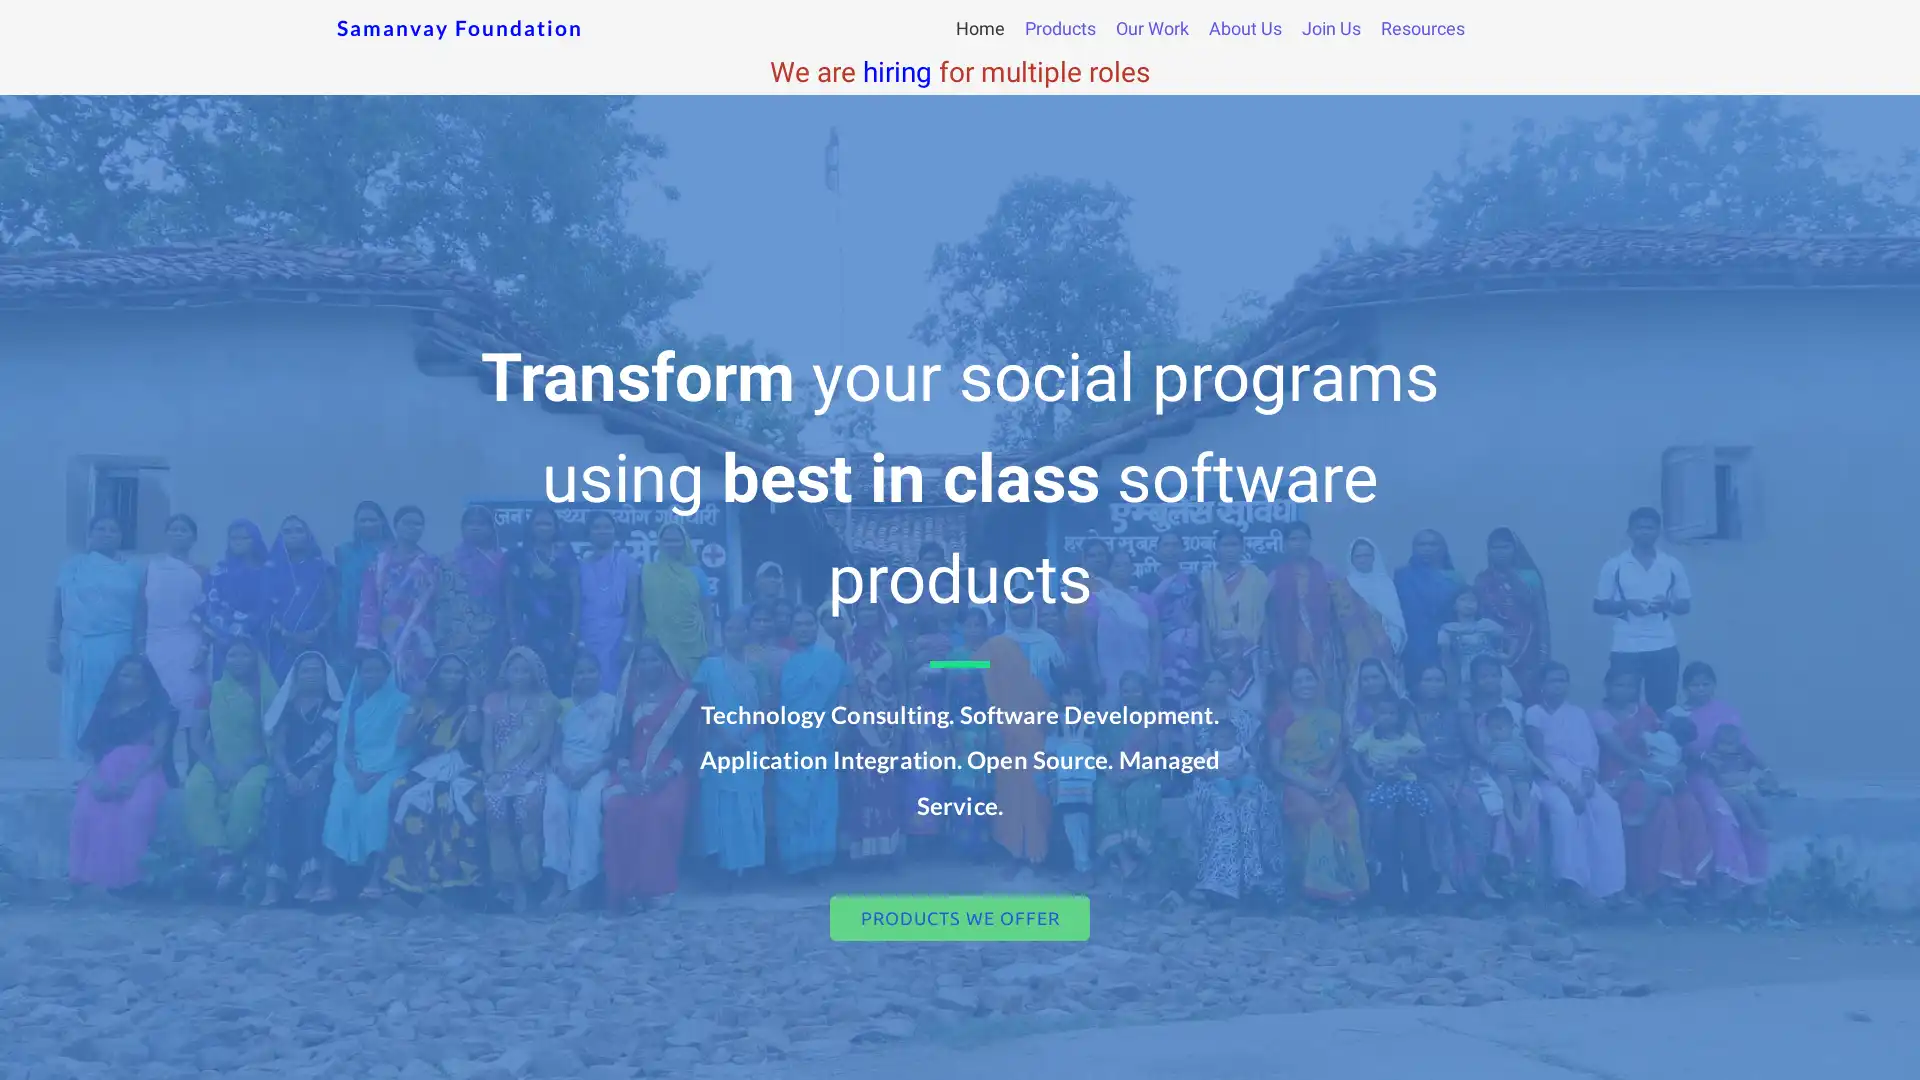 The width and height of the screenshot is (1920, 1080). Describe the element at coordinates (960, 918) in the screenshot. I see `PRODUCTS WE OFFER` at that location.